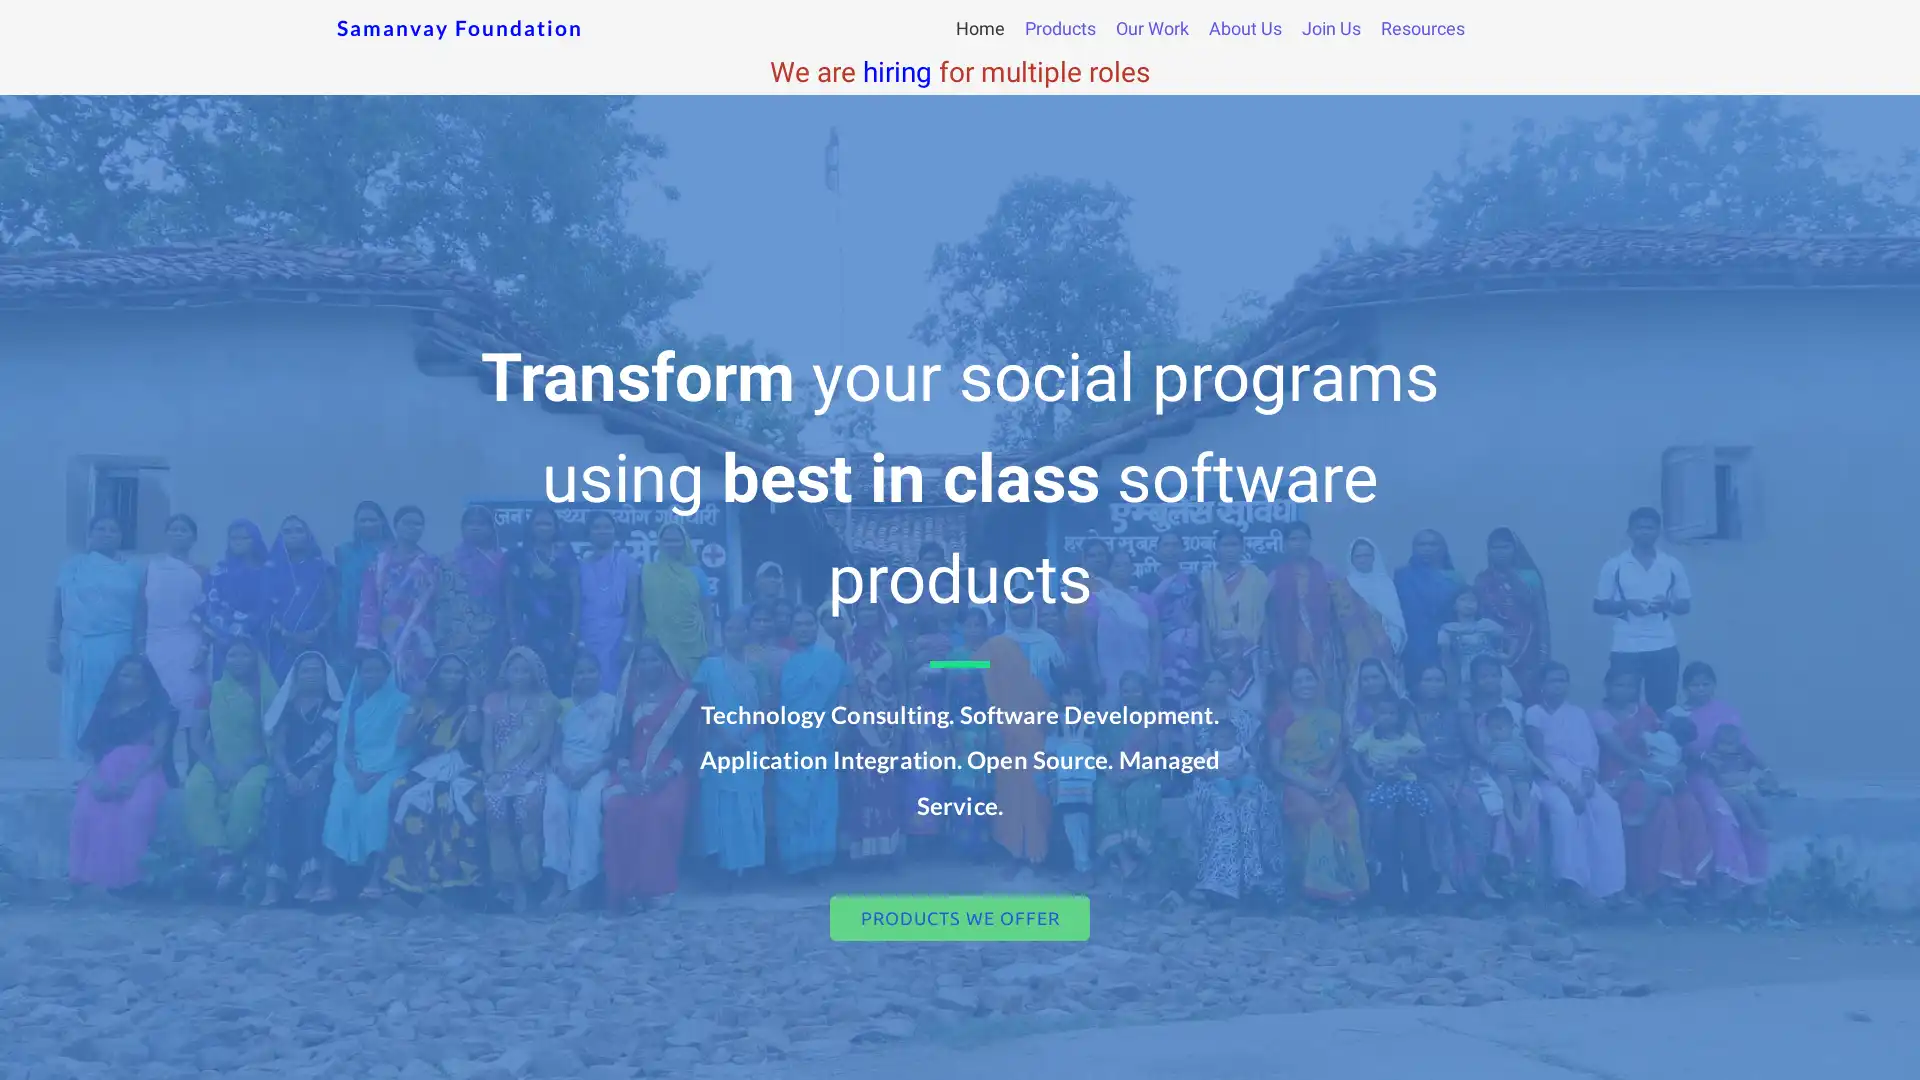 The width and height of the screenshot is (1920, 1080). Describe the element at coordinates (960, 918) in the screenshot. I see `PRODUCTS WE OFFER` at that location.